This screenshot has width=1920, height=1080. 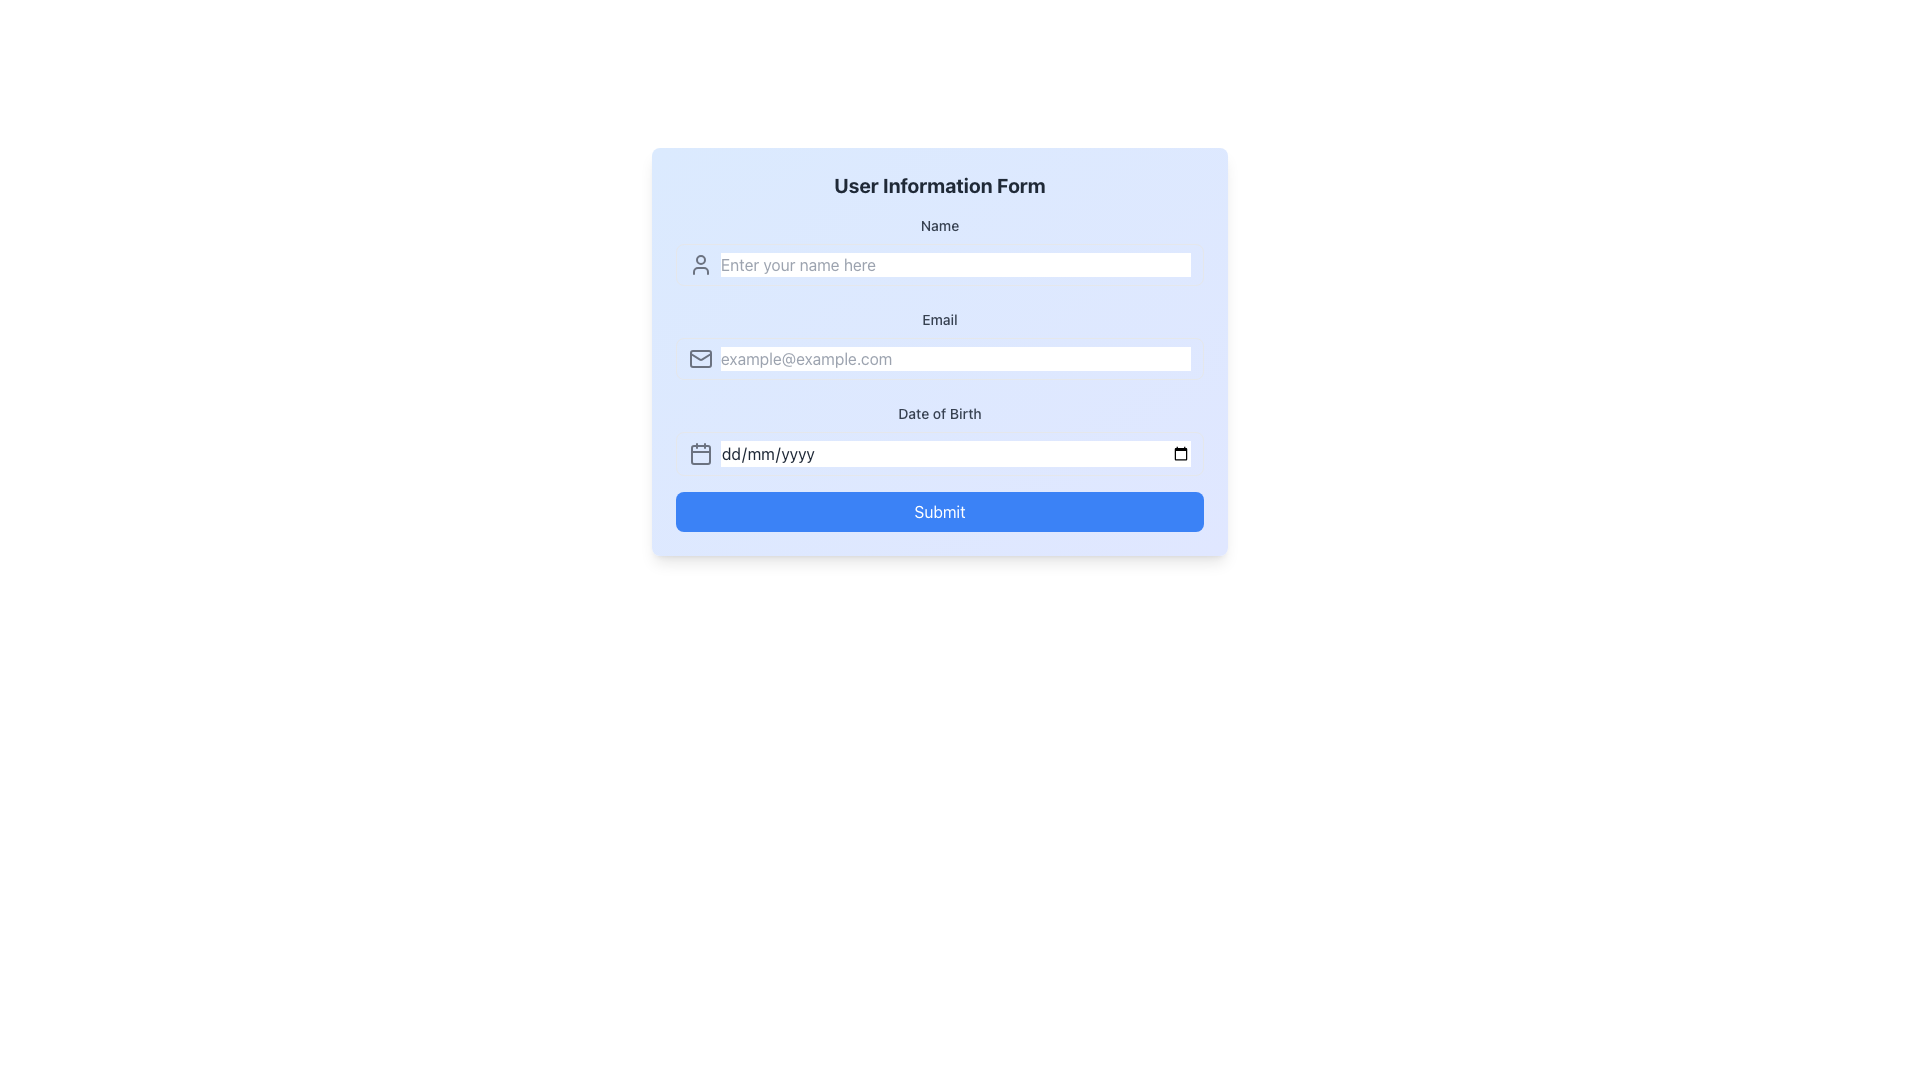 I want to click on the label indicating the name input field located at the top-left corner of the form, so click(x=939, y=225).